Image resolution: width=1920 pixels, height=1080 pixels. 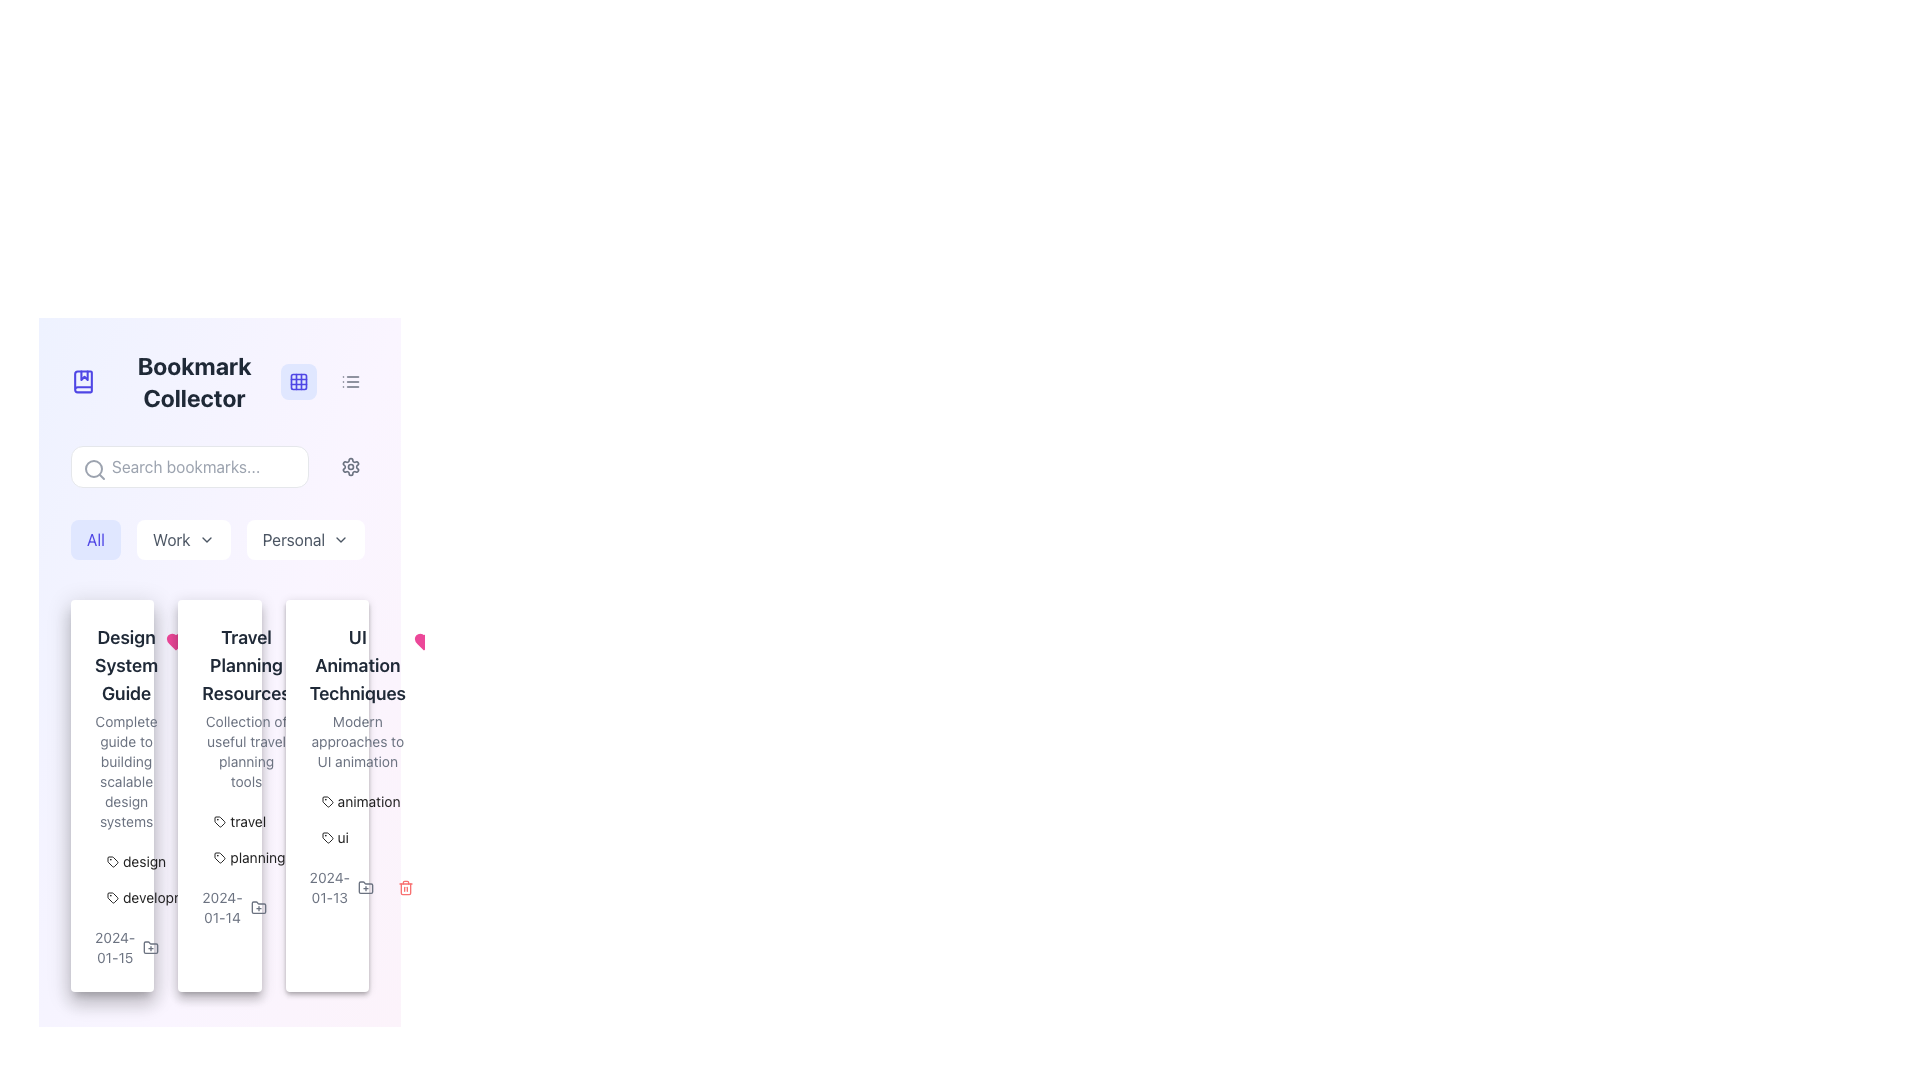 I want to click on text from the UI component titled 'UI Animation Techniques' which contains the subtitle 'Modern approaches to UI animation', so click(x=327, y=697).